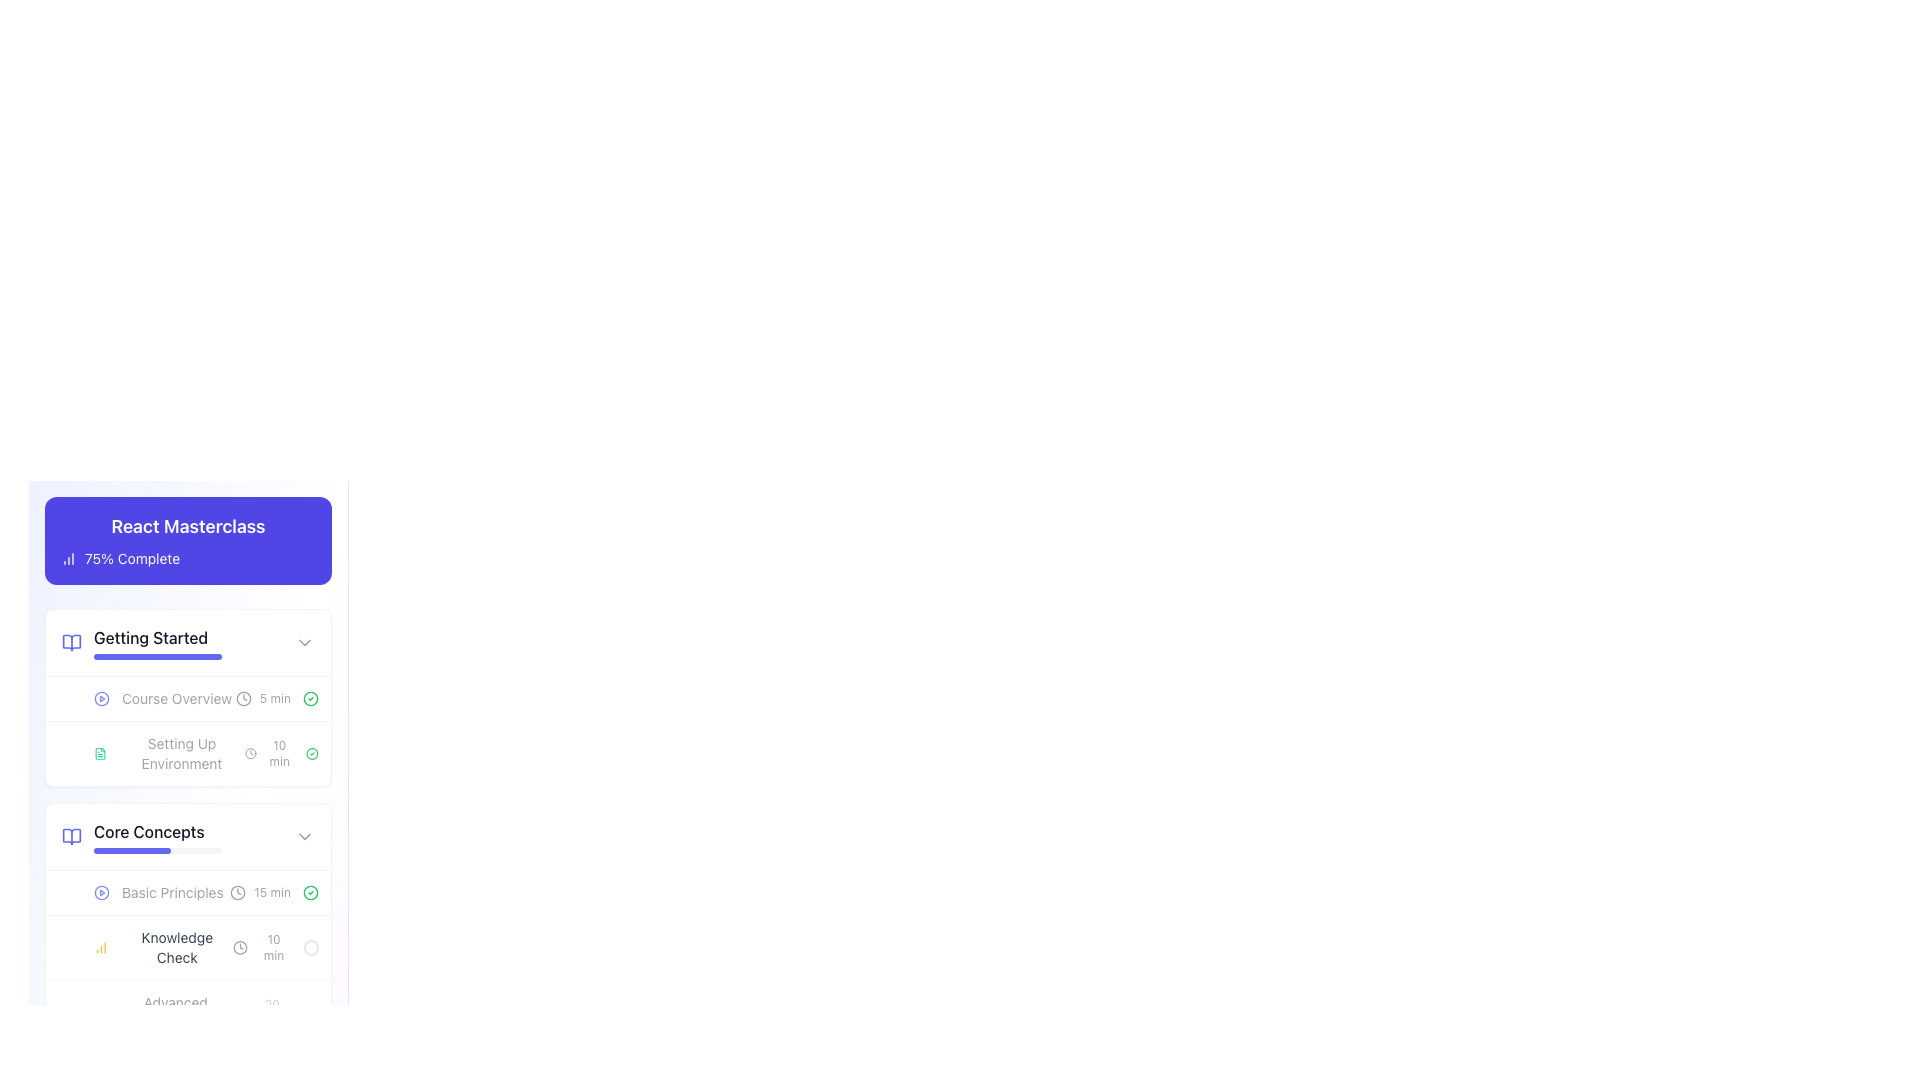 This screenshot has width=1920, height=1080. What do you see at coordinates (238, 892) in the screenshot?
I see `the circular outline of the SVG icon that is part of the clock icon, located to the left of the 'Basic Principles' list item in the 'Core Concepts' section` at bounding box center [238, 892].